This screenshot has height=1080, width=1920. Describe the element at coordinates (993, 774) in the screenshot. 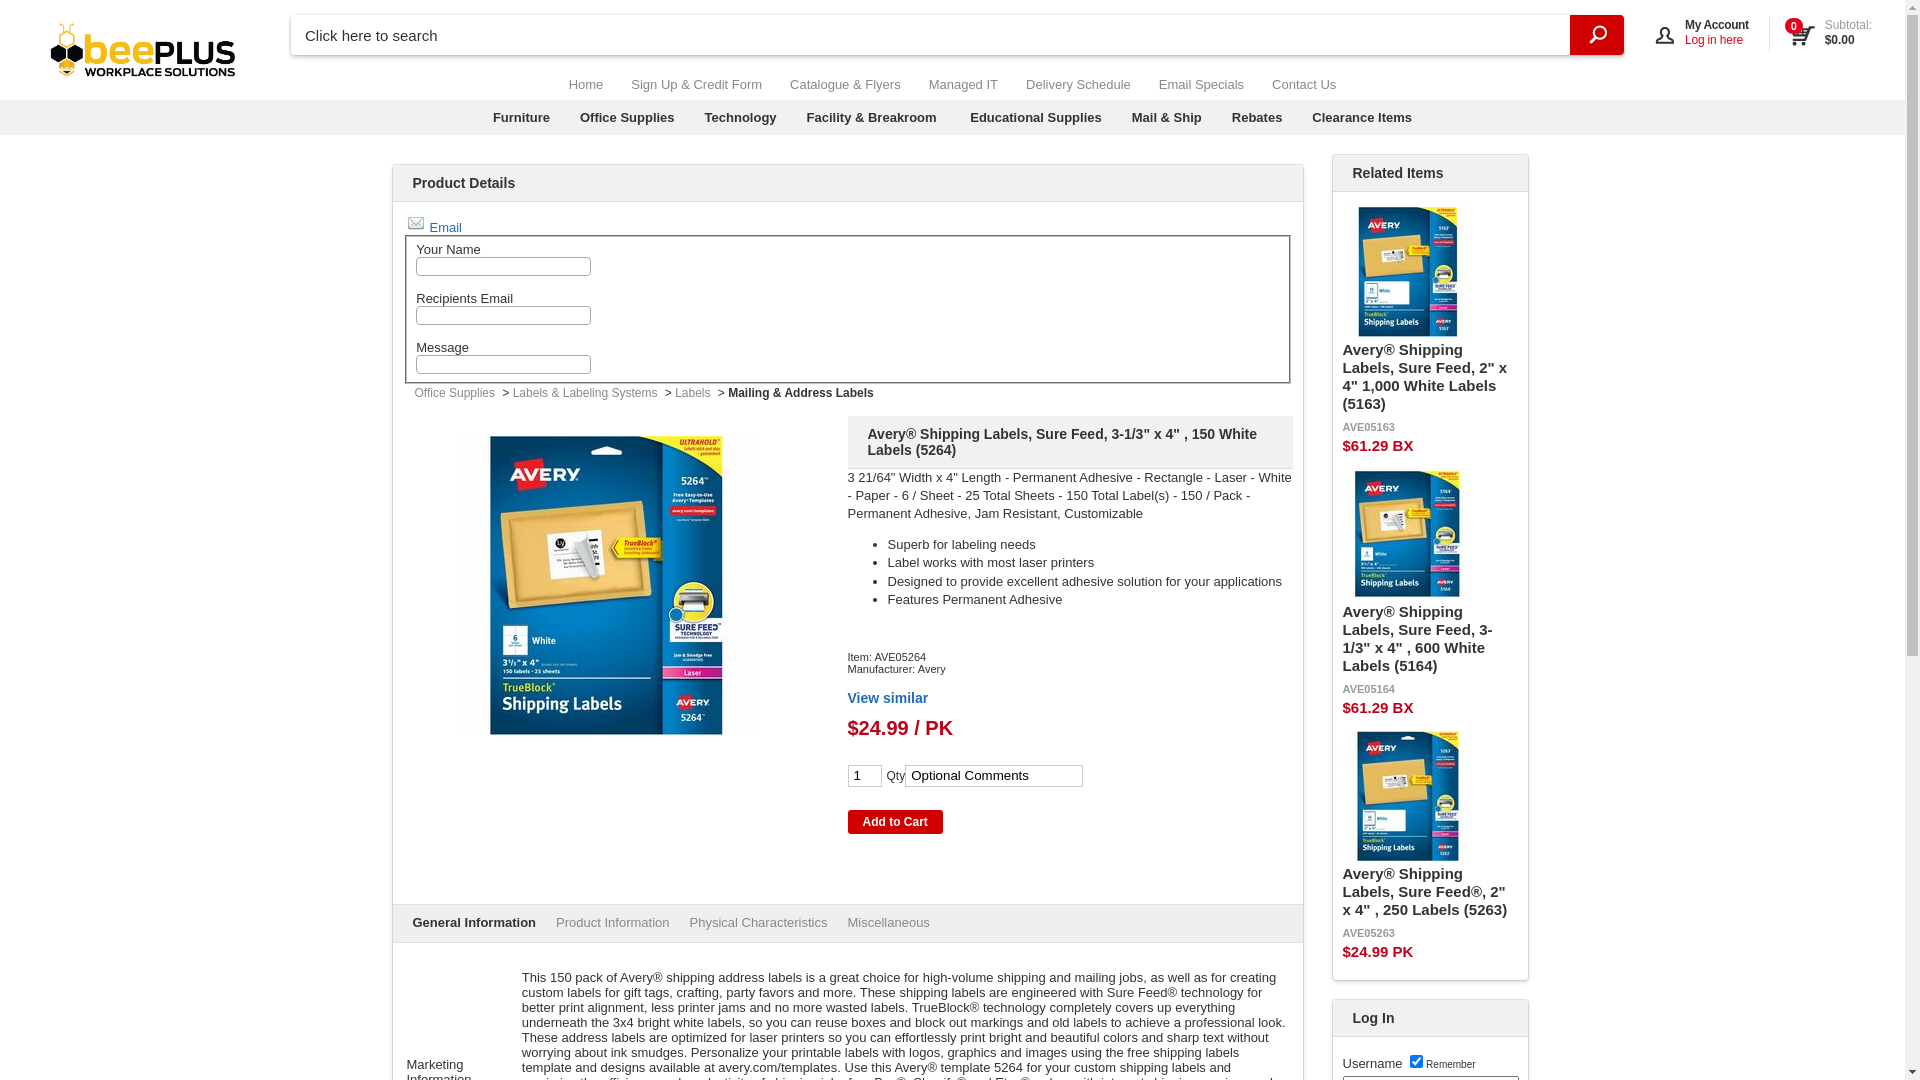

I see `'Optional Comments'` at that location.